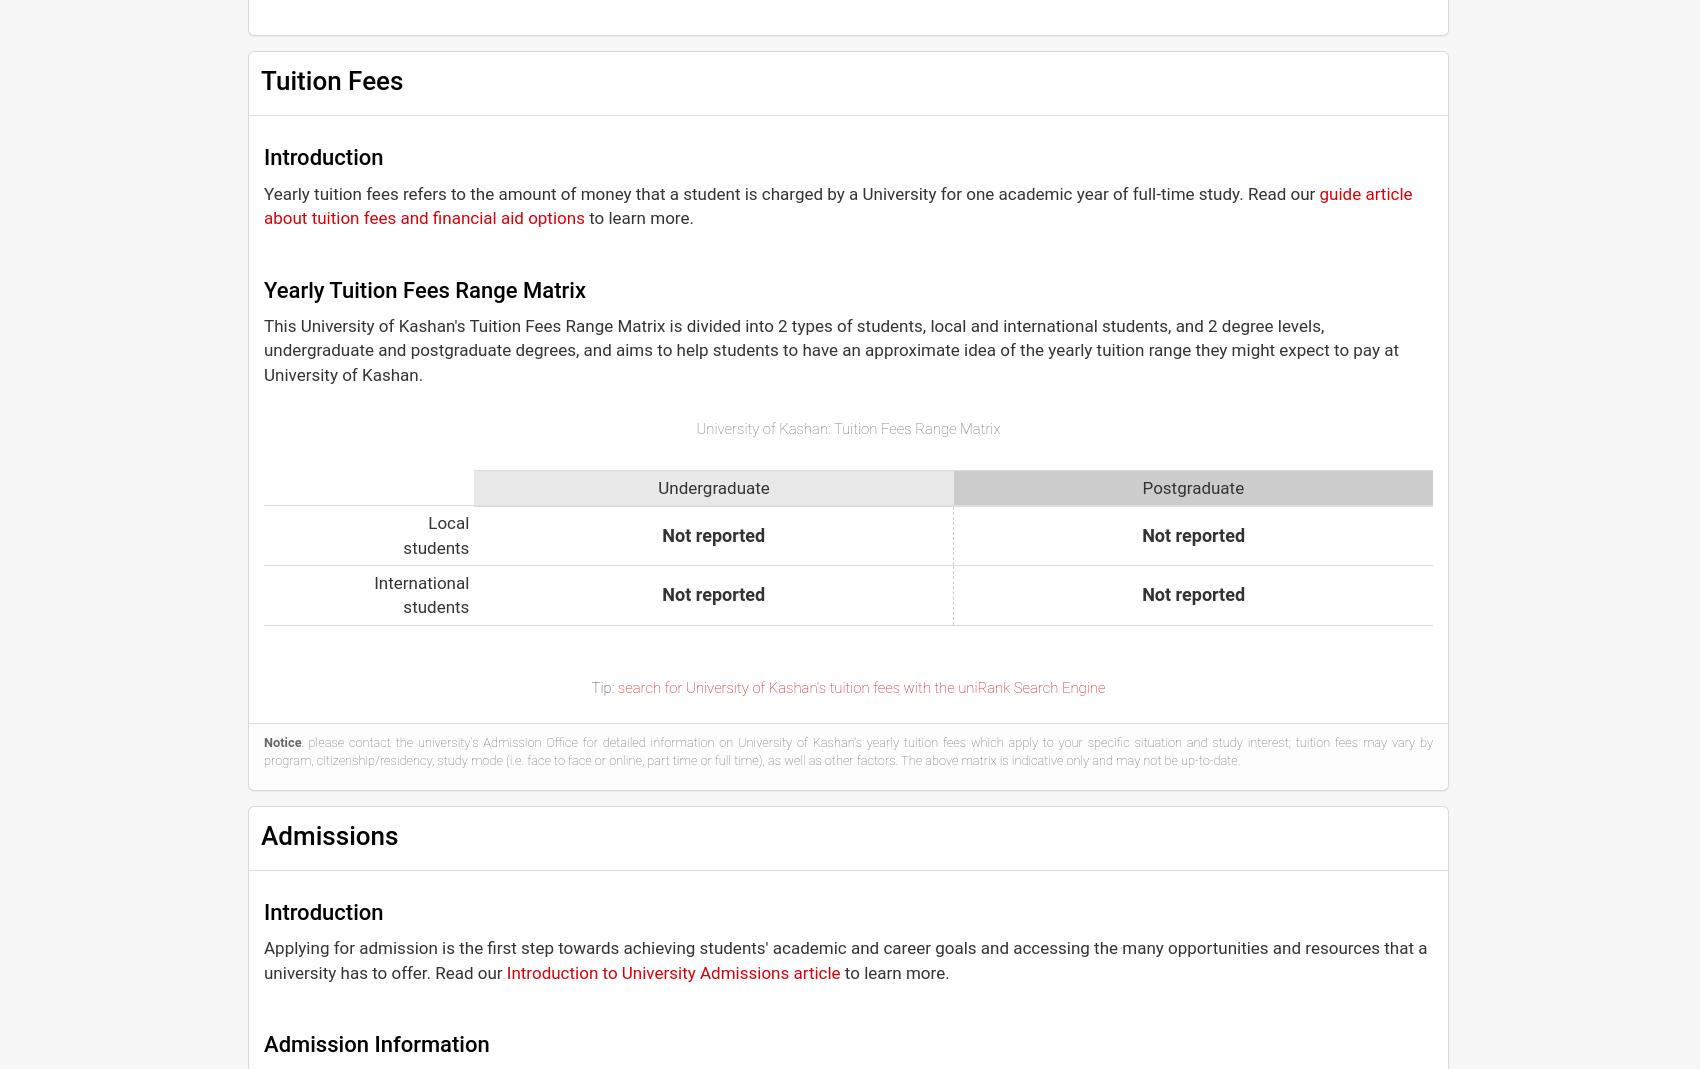  Describe the element at coordinates (264, 192) in the screenshot. I see `'Yearly tuition fees refers to the amount of money that a student is charged by a University for one academic year of full-time study. Read our'` at that location.